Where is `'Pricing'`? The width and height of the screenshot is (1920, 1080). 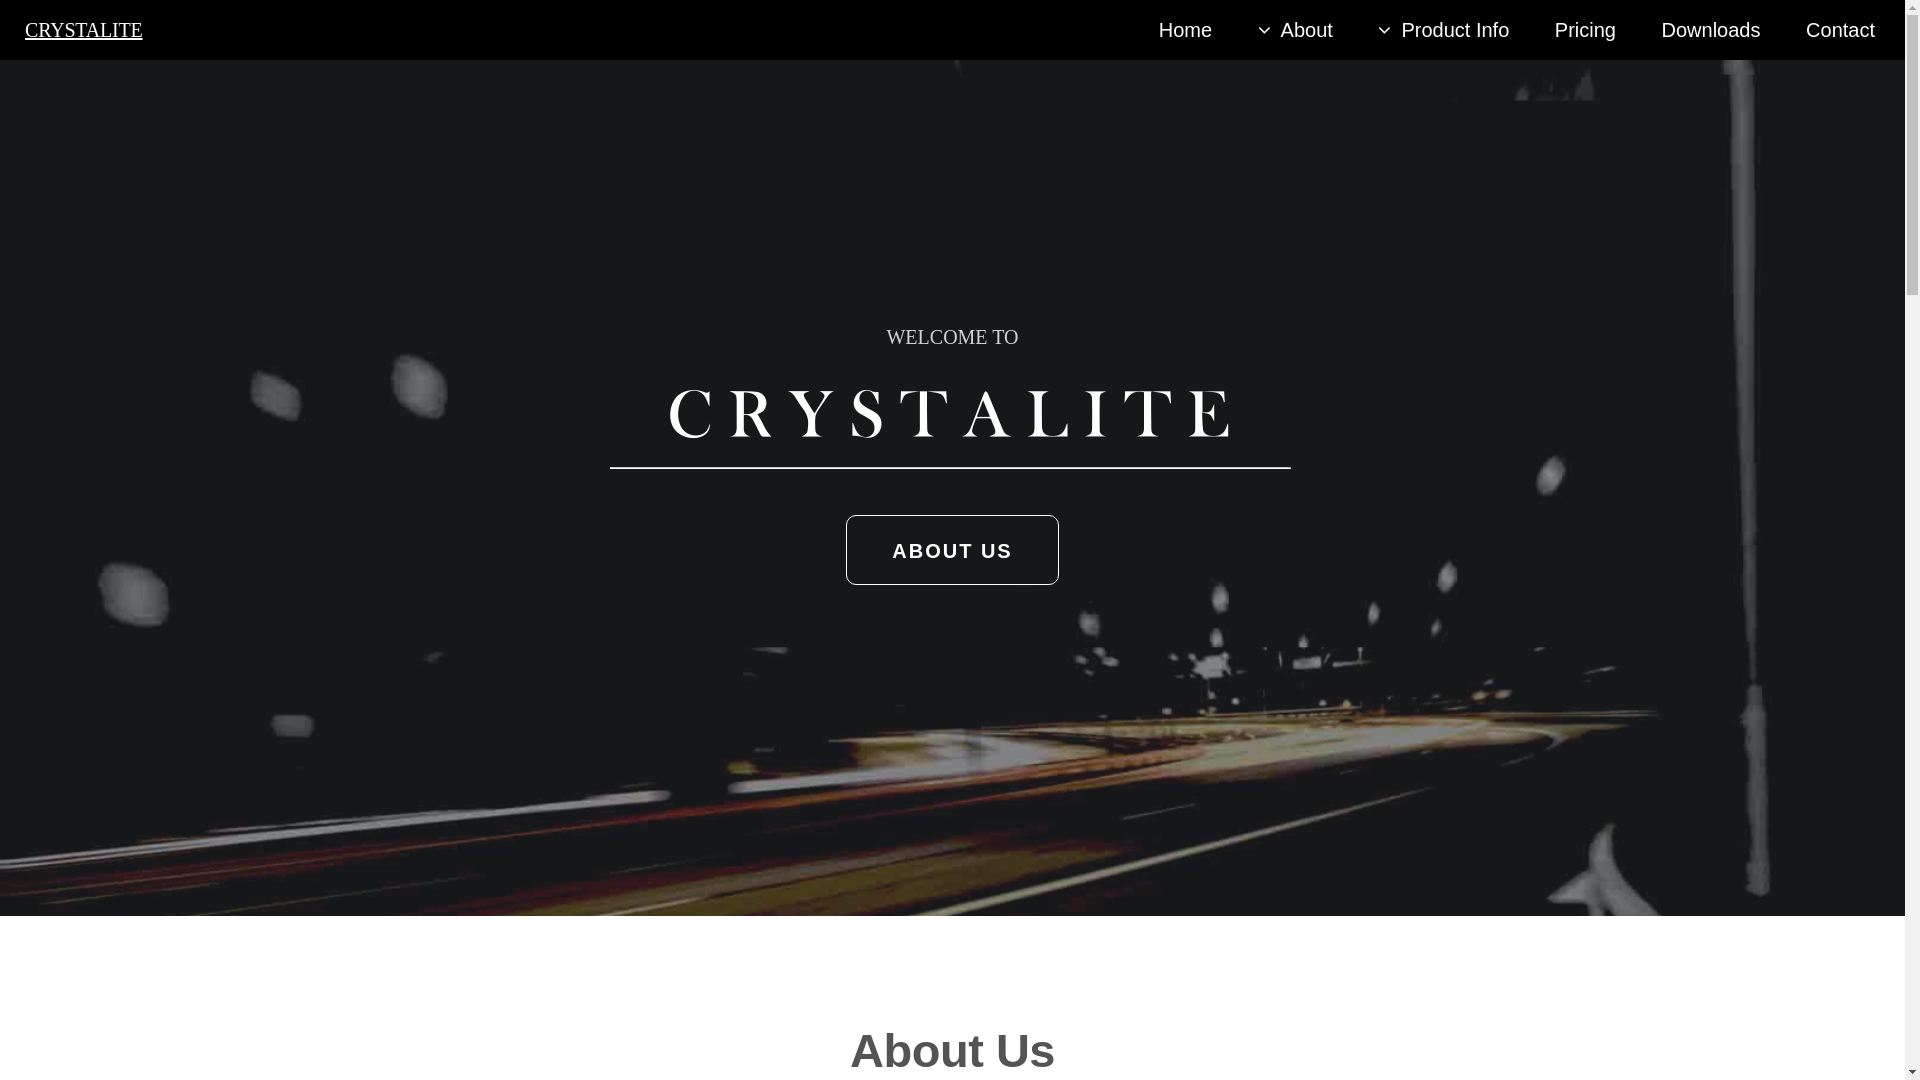 'Pricing' is located at coordinates (1584, 30).